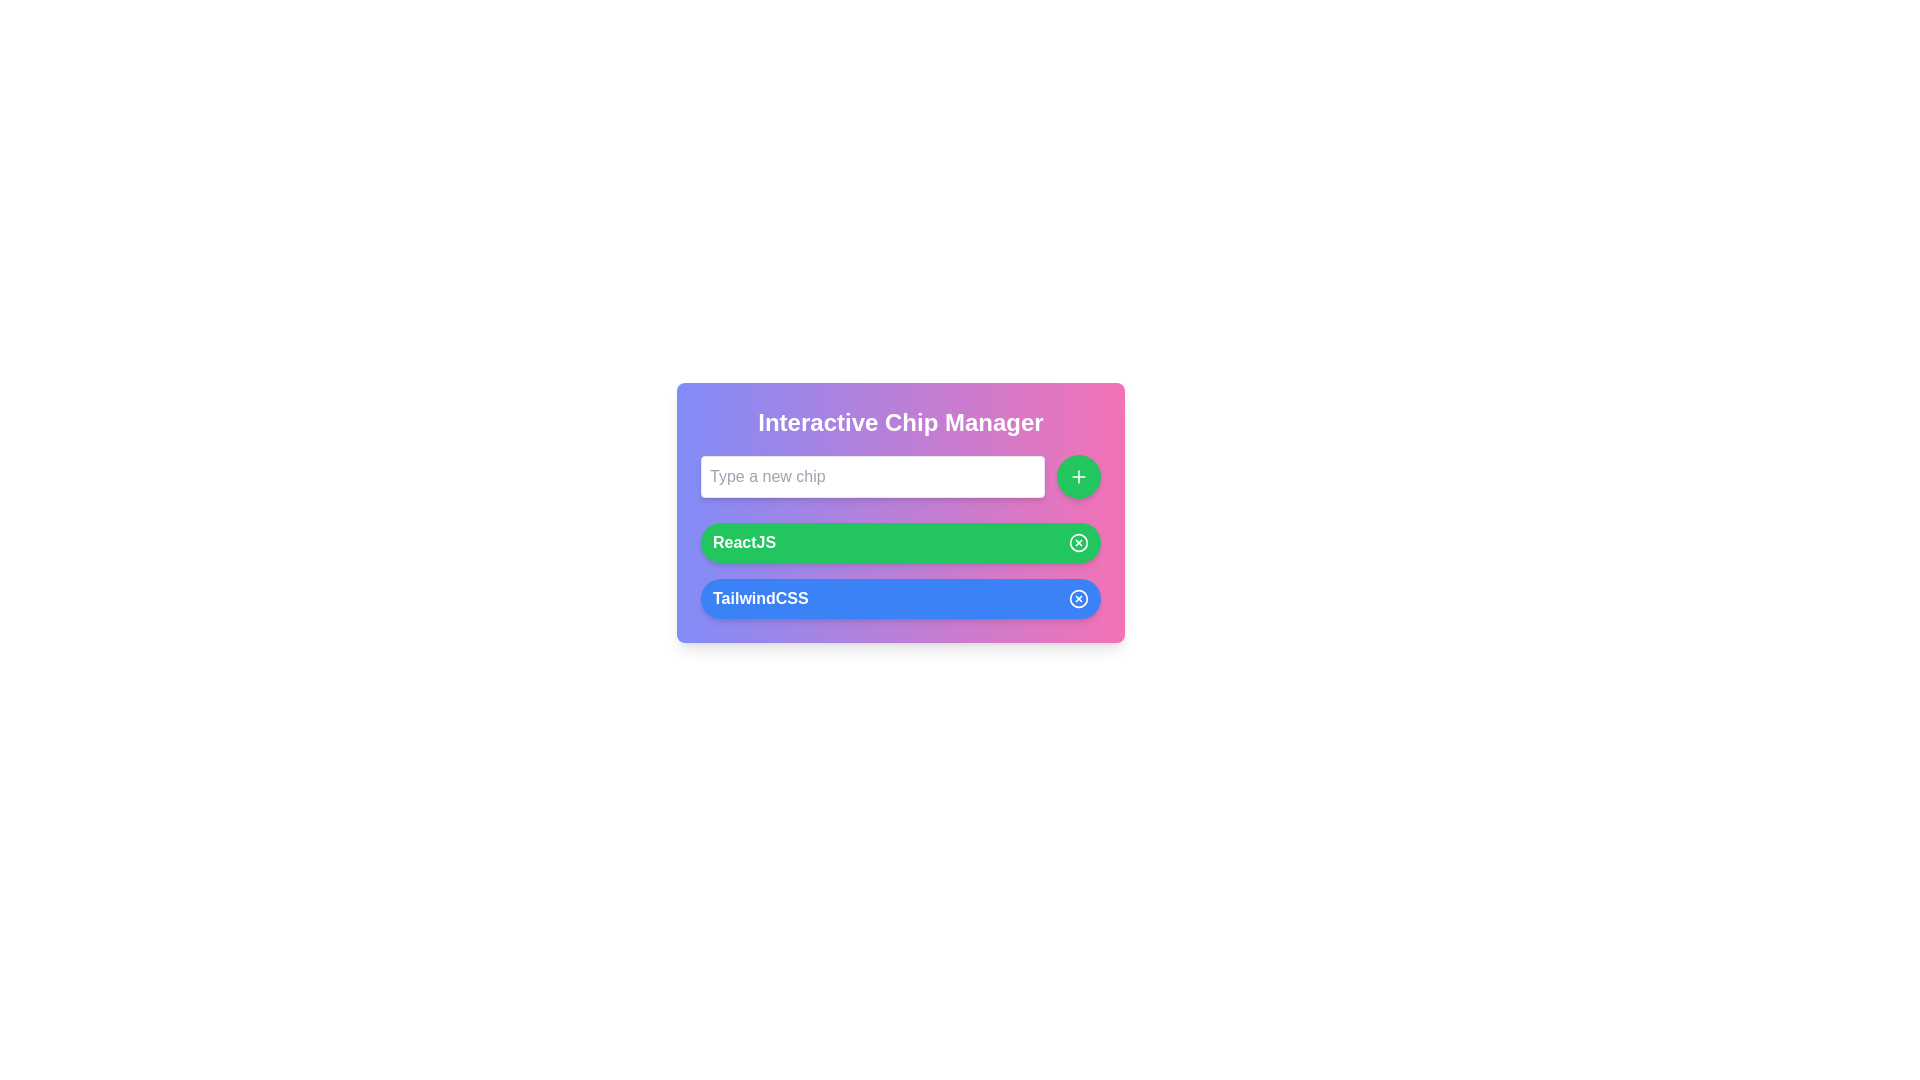 The height and width of the screenshot is (1080, 1920). I want to click on the Chip labeled 'ReactJS' which is the first entry in the vertical list of selectable items, so click(900, 543).